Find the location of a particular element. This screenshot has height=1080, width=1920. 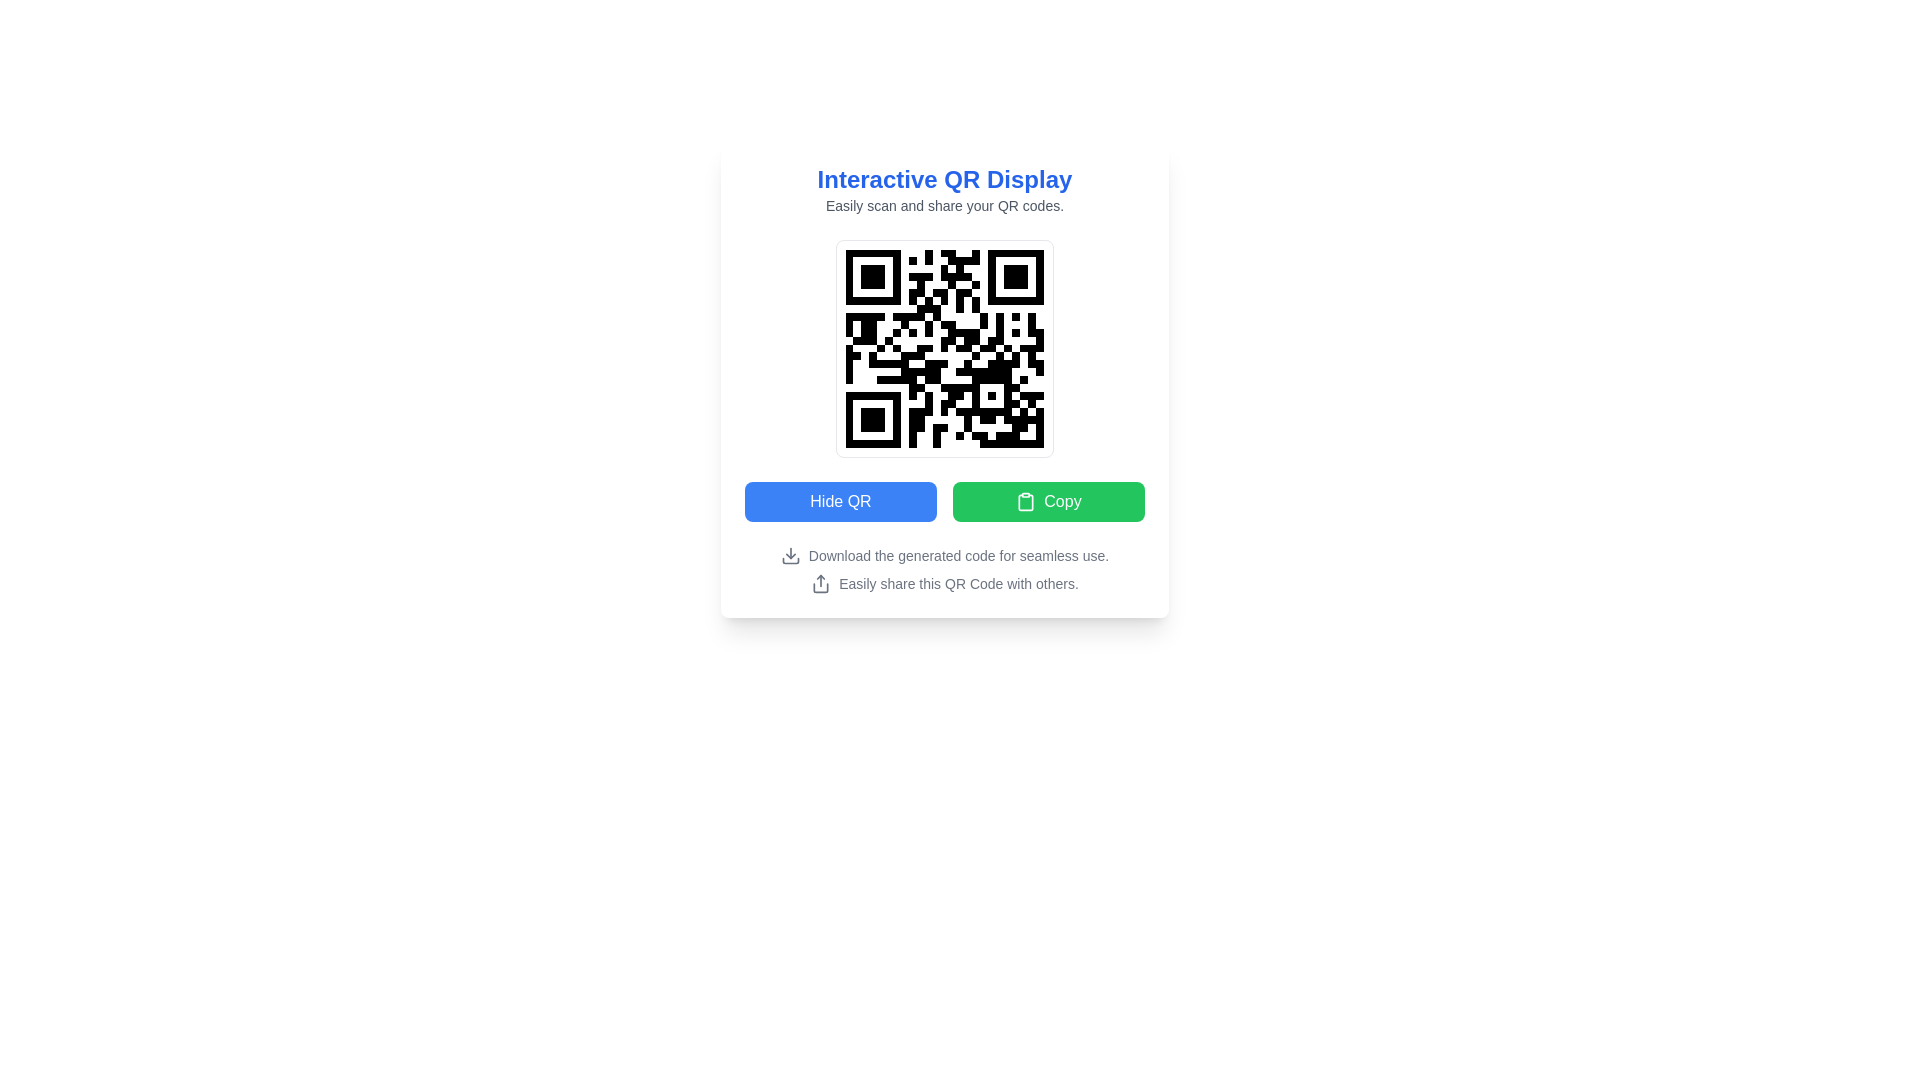

the clipboard icon, which is the second subcomponent of the graphical representation of the clipboard located towards the bottom-right corner of the interface is located at coordinates (1026, 501).